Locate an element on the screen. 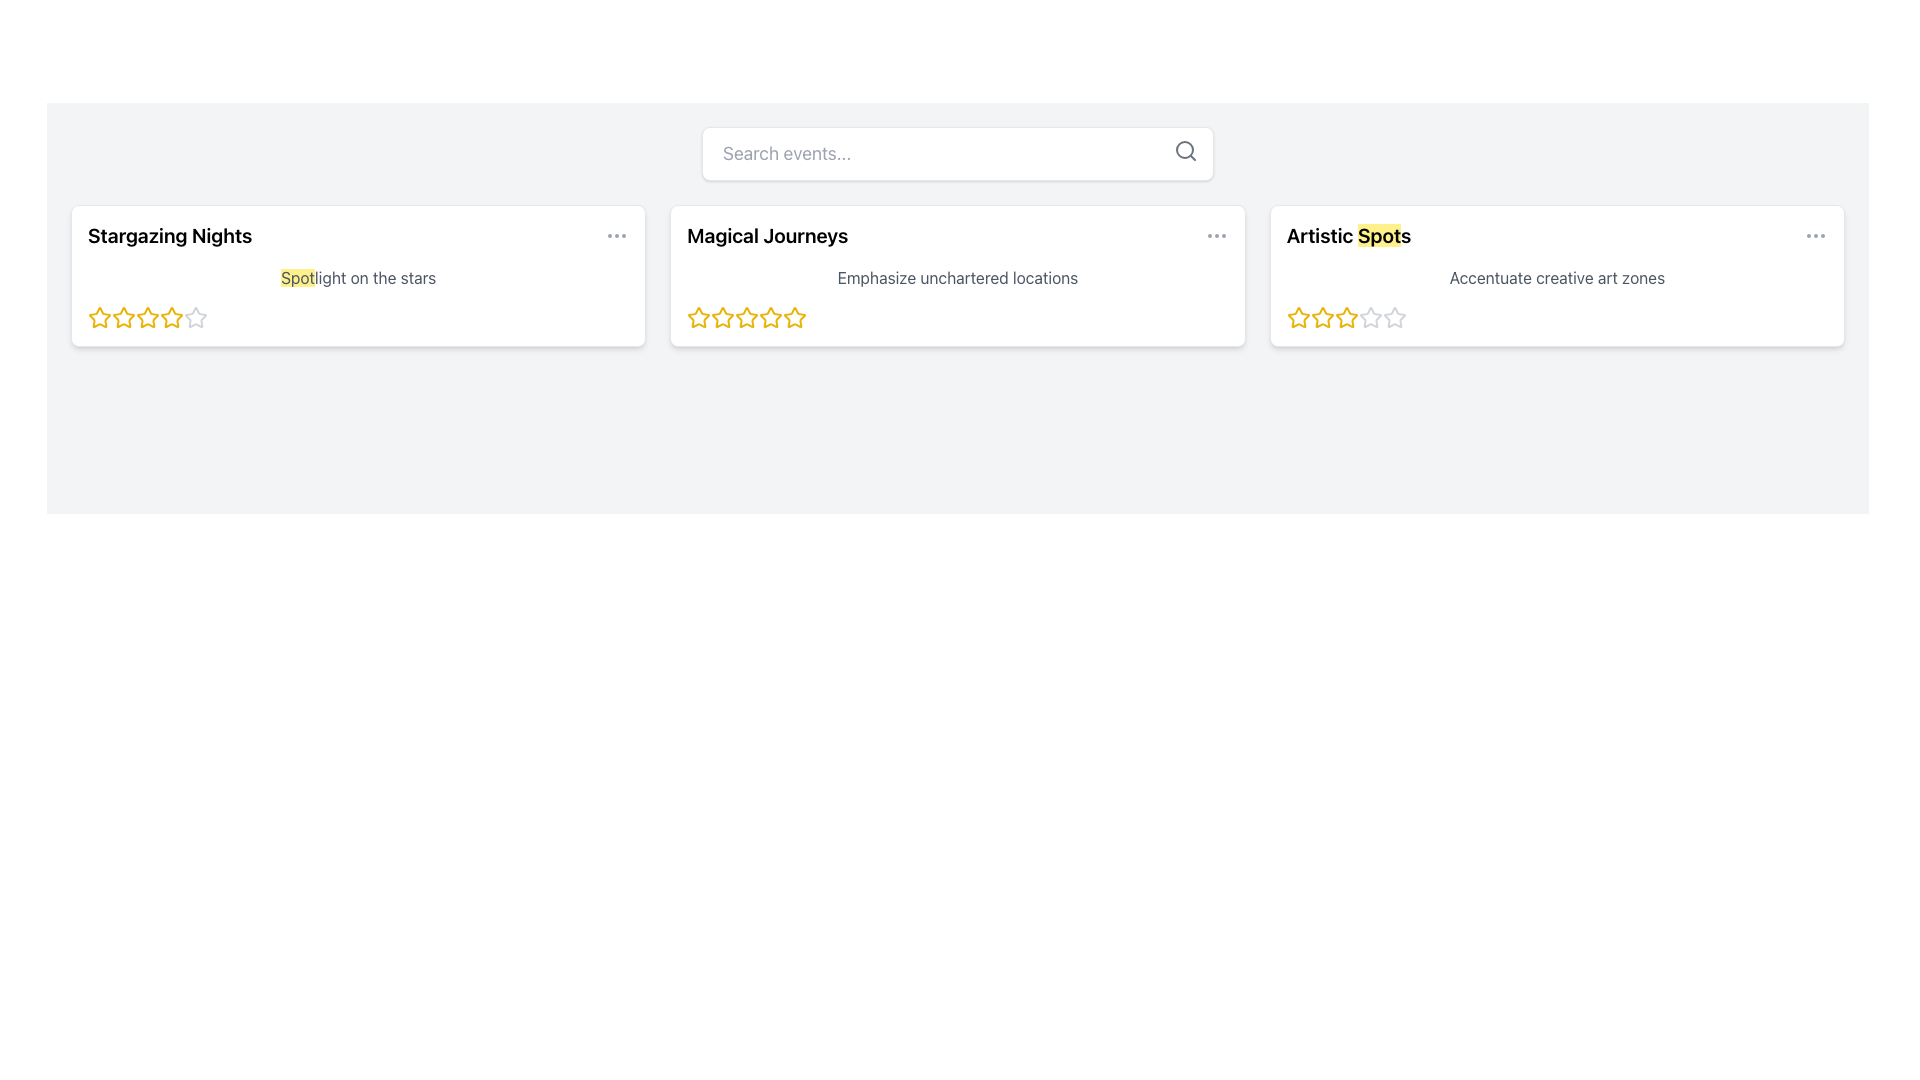 This screenshot has width=1920, height=1080. the title text element 'Magical Journeys', which is centered near the top of the middle card in a three-card layout, serving as the main heading for its card is located at coordinates (766, 234).